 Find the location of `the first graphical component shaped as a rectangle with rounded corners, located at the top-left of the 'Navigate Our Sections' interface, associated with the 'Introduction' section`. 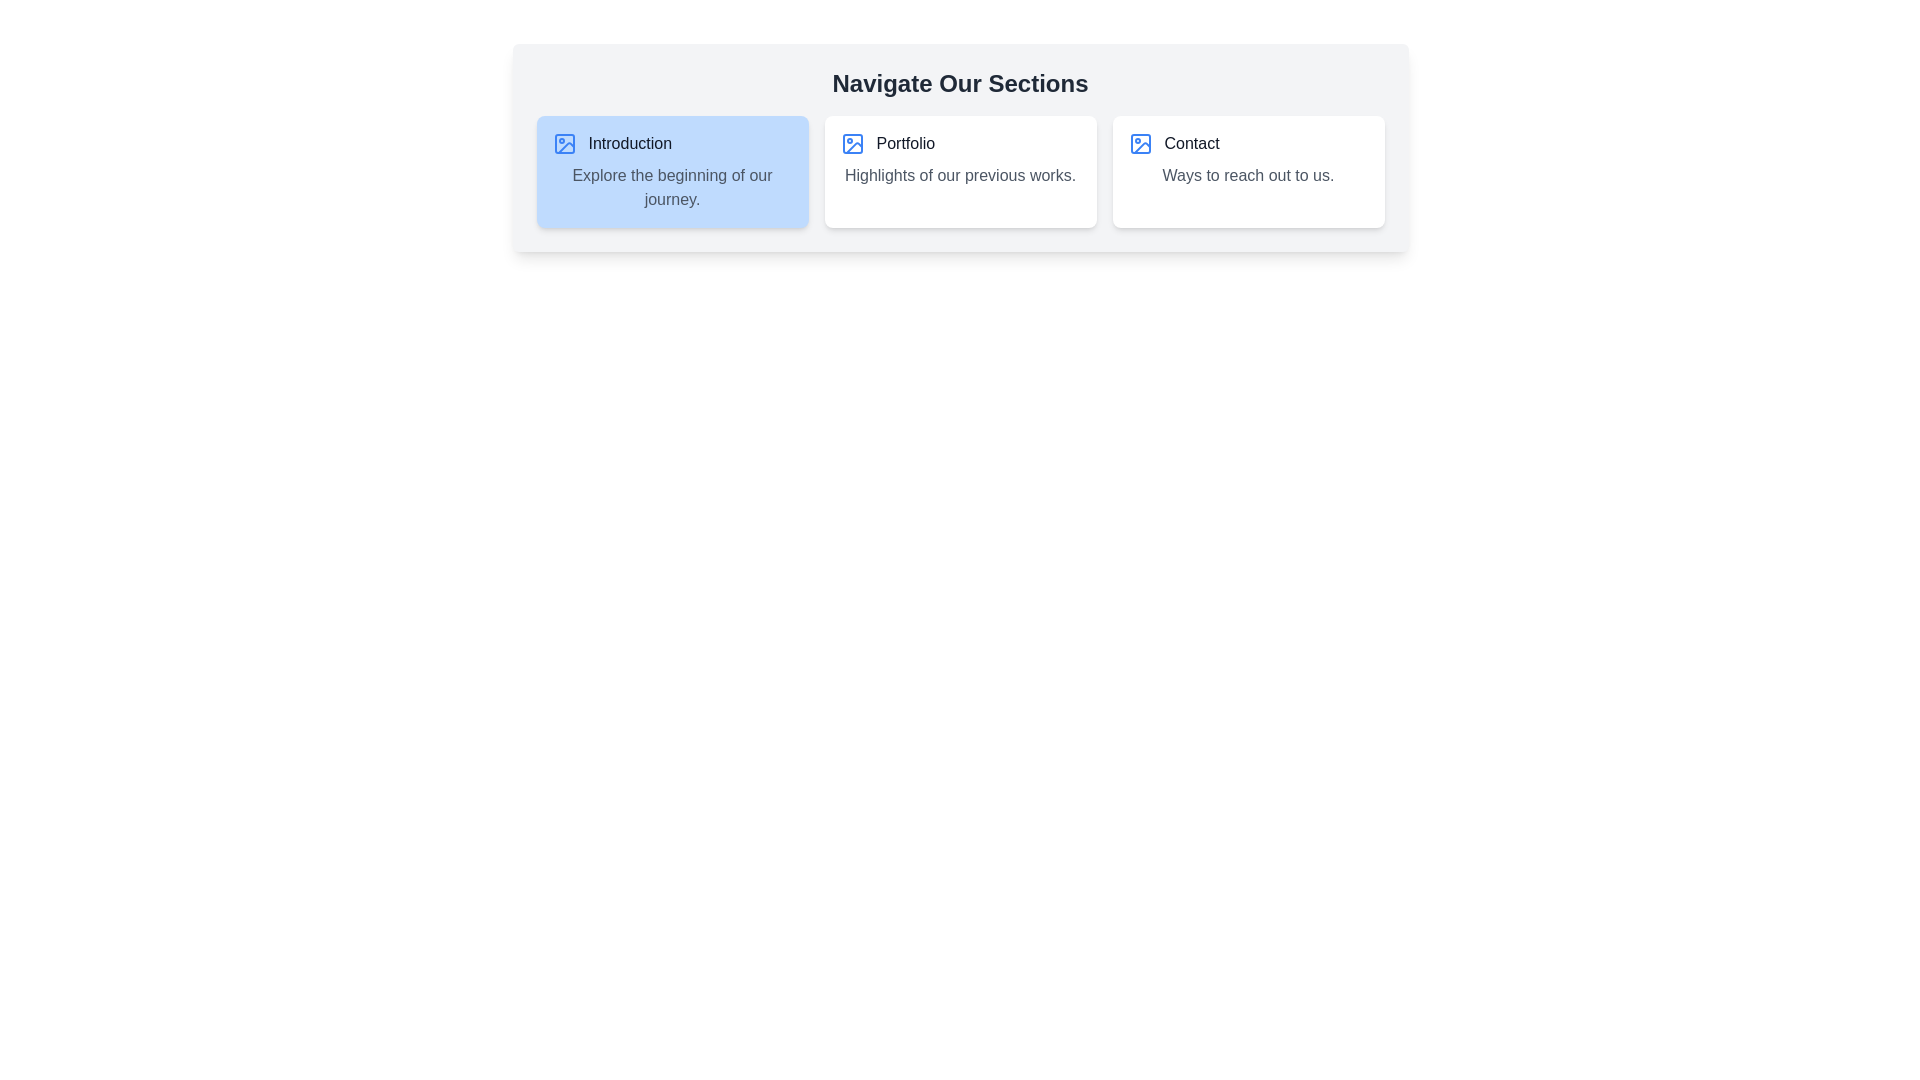

the first graphical component shaped as a rectangle with rounded corners, located at the top-left of the 'Navigate Our Sections' interface, associated with the 'Introduction' section is located at coordinates (852, 142).